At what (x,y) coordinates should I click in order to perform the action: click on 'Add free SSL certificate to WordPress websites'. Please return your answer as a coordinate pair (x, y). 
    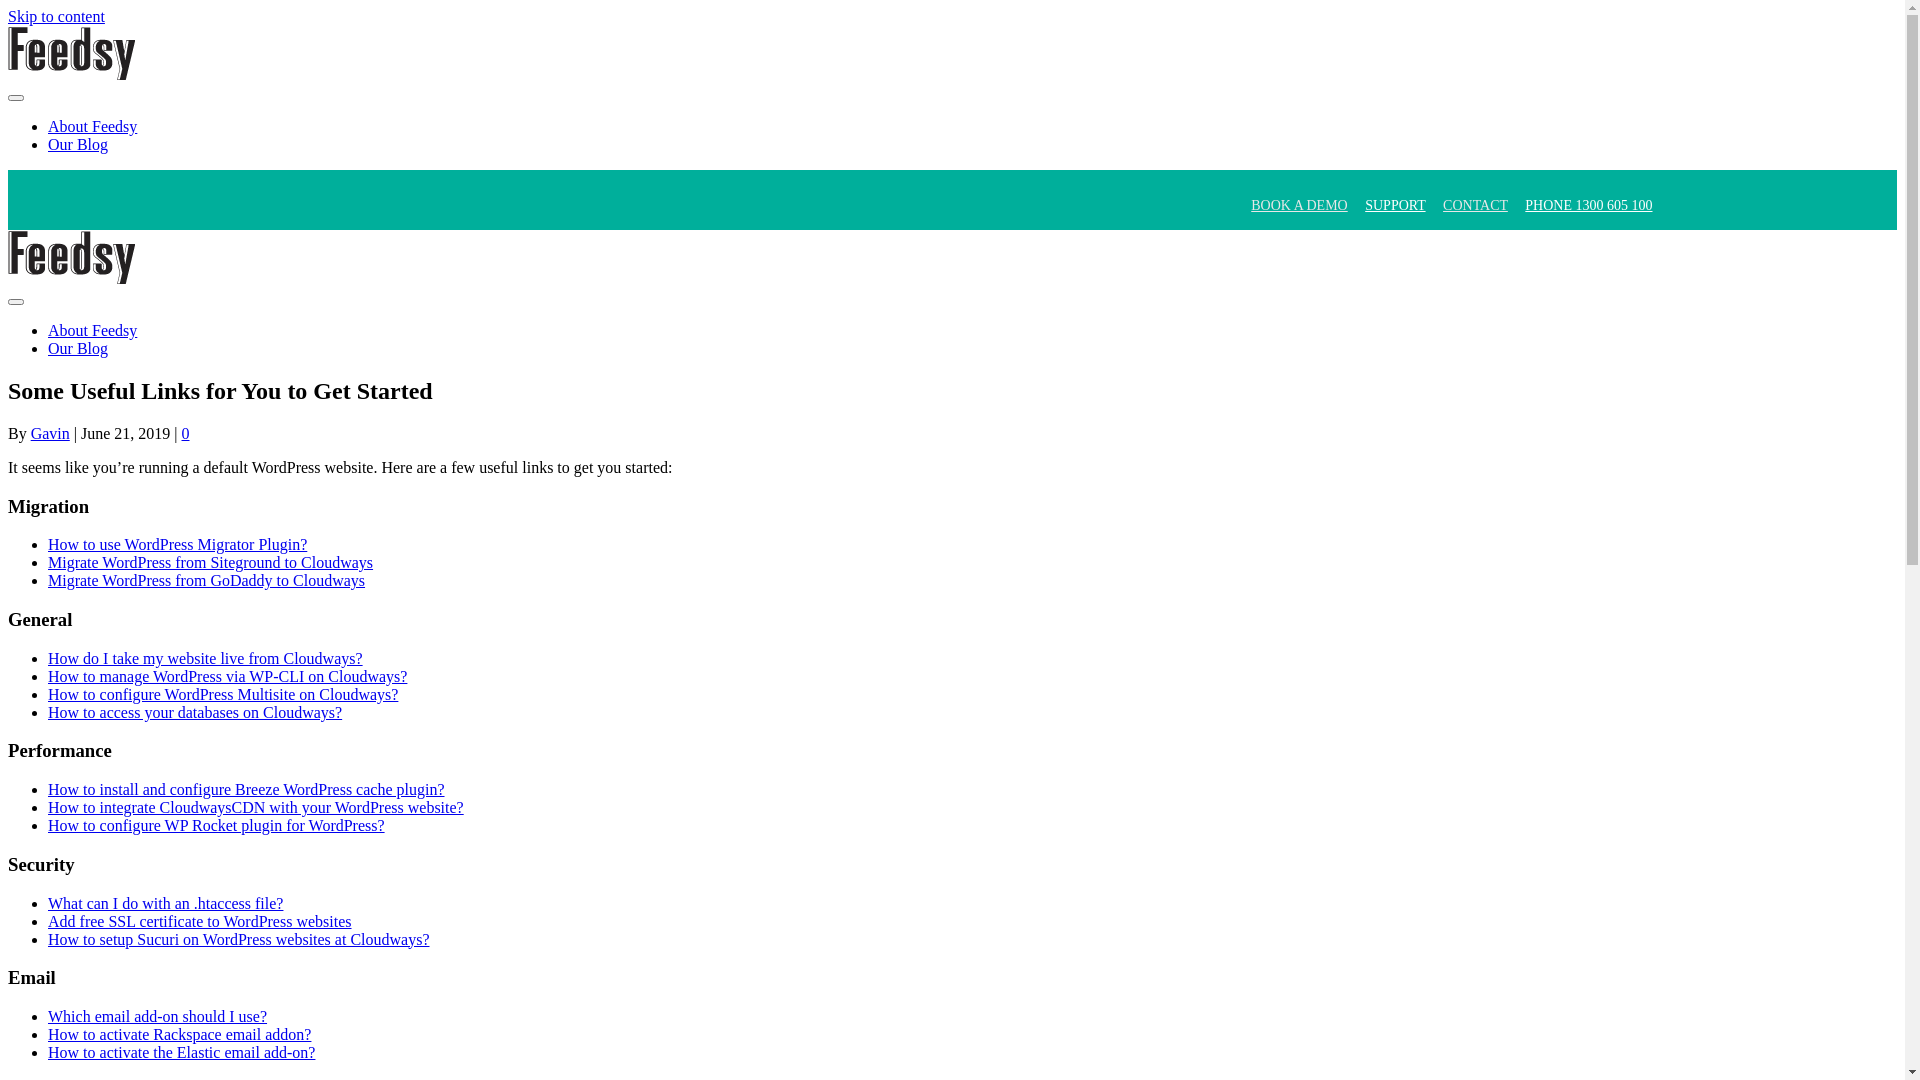
    Looking at the image, I should click on (200, 921).